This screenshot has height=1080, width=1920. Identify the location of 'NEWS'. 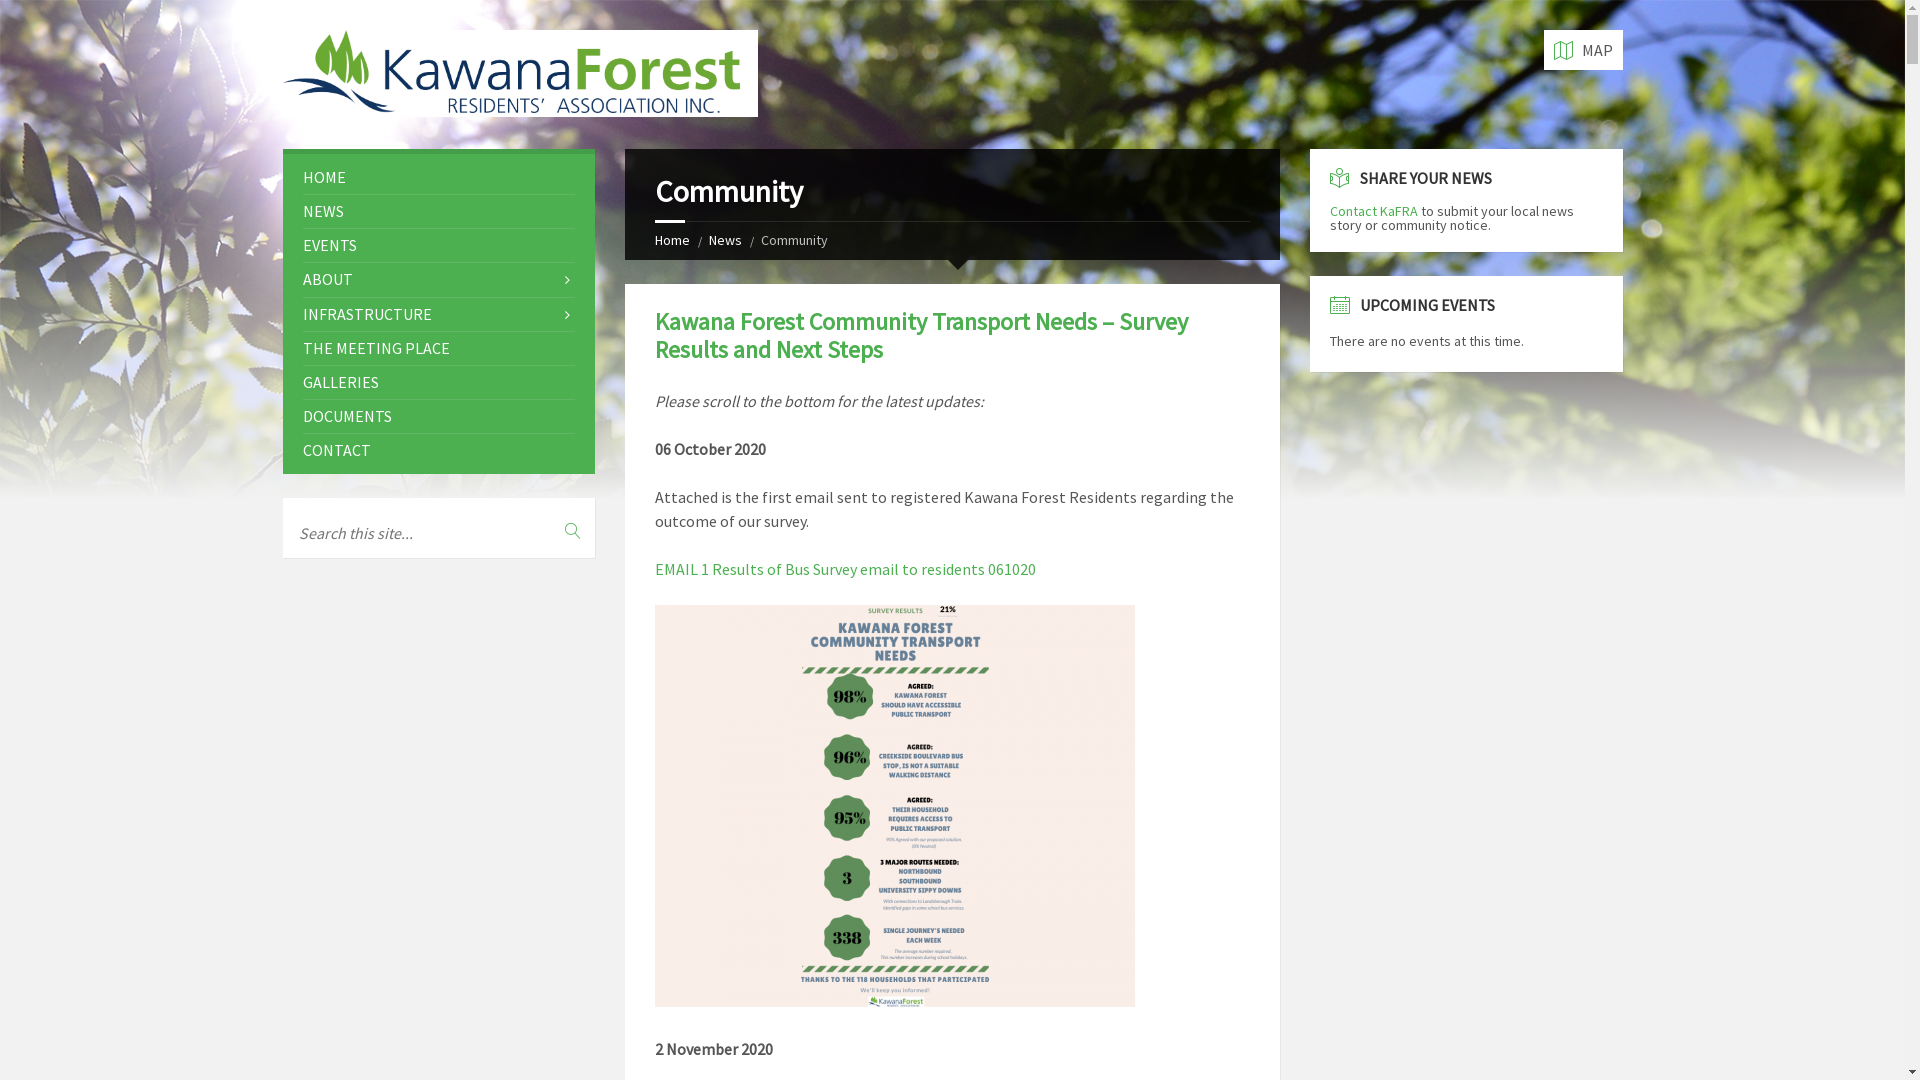
(437, 211).